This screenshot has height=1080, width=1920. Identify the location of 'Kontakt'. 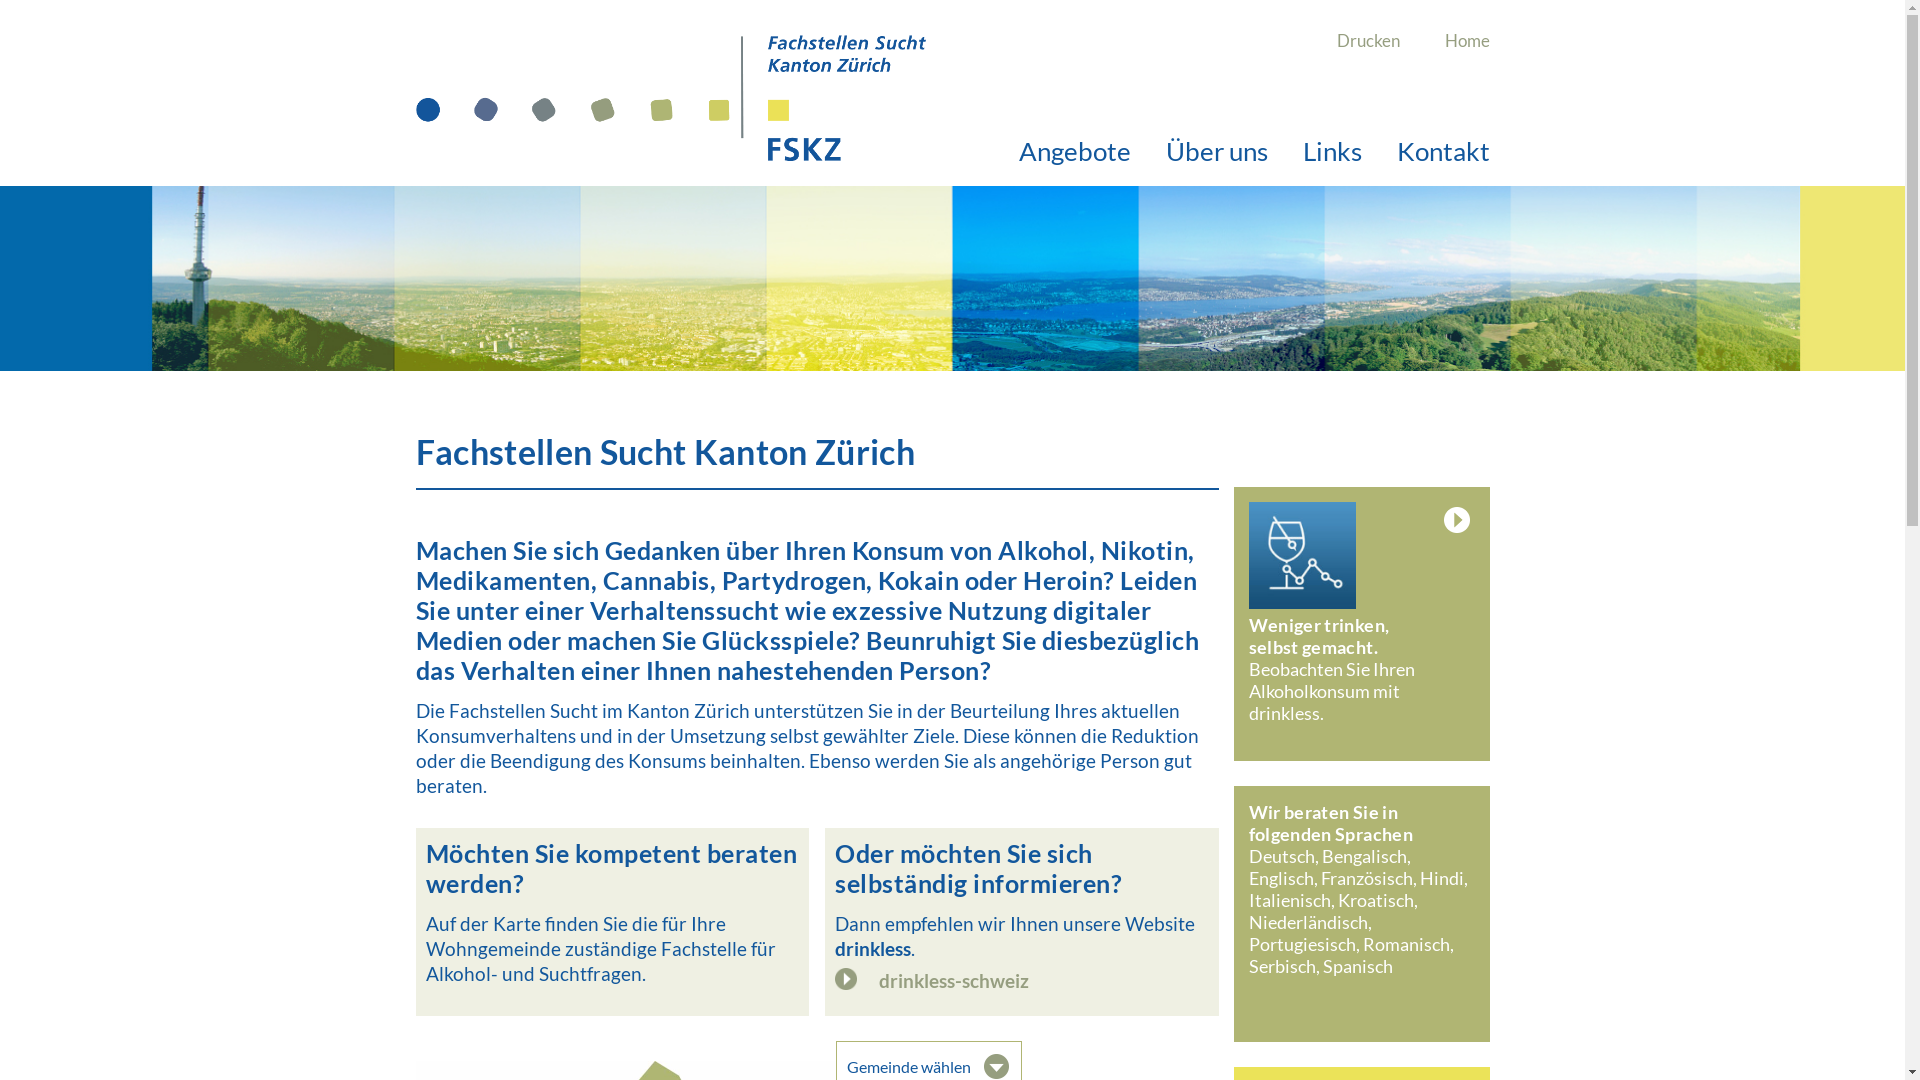
(1395, 149).